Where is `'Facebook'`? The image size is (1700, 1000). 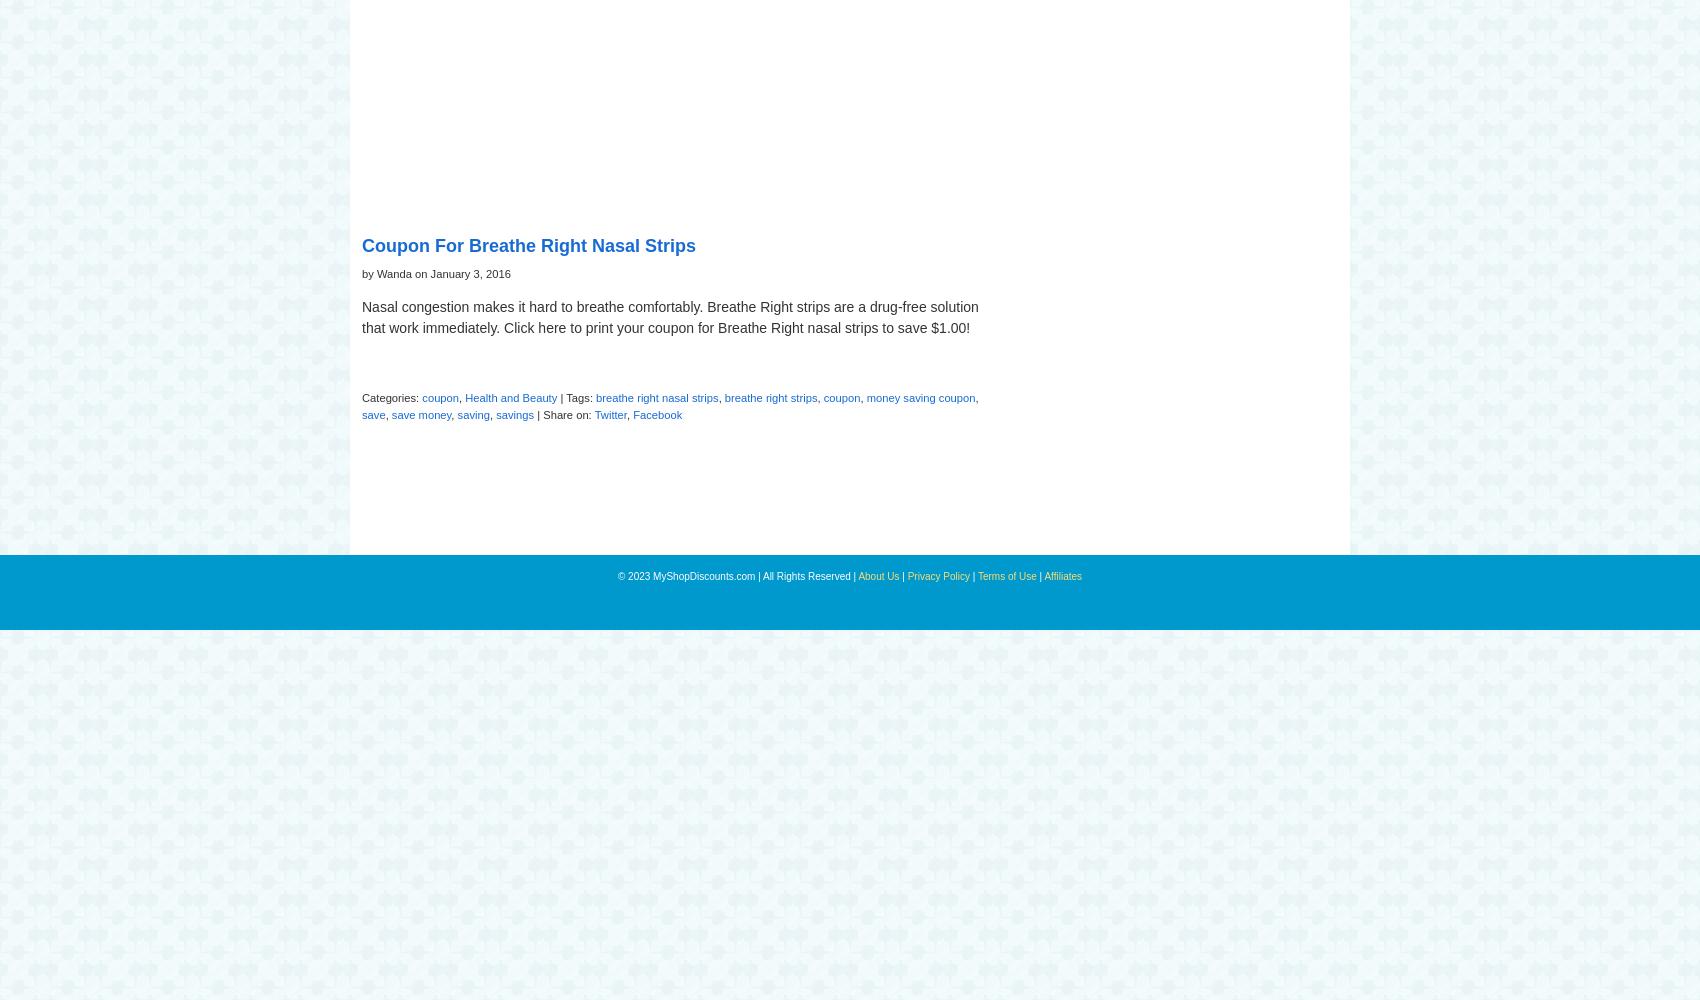
'Facebook' is located at coordinates (657, 414).